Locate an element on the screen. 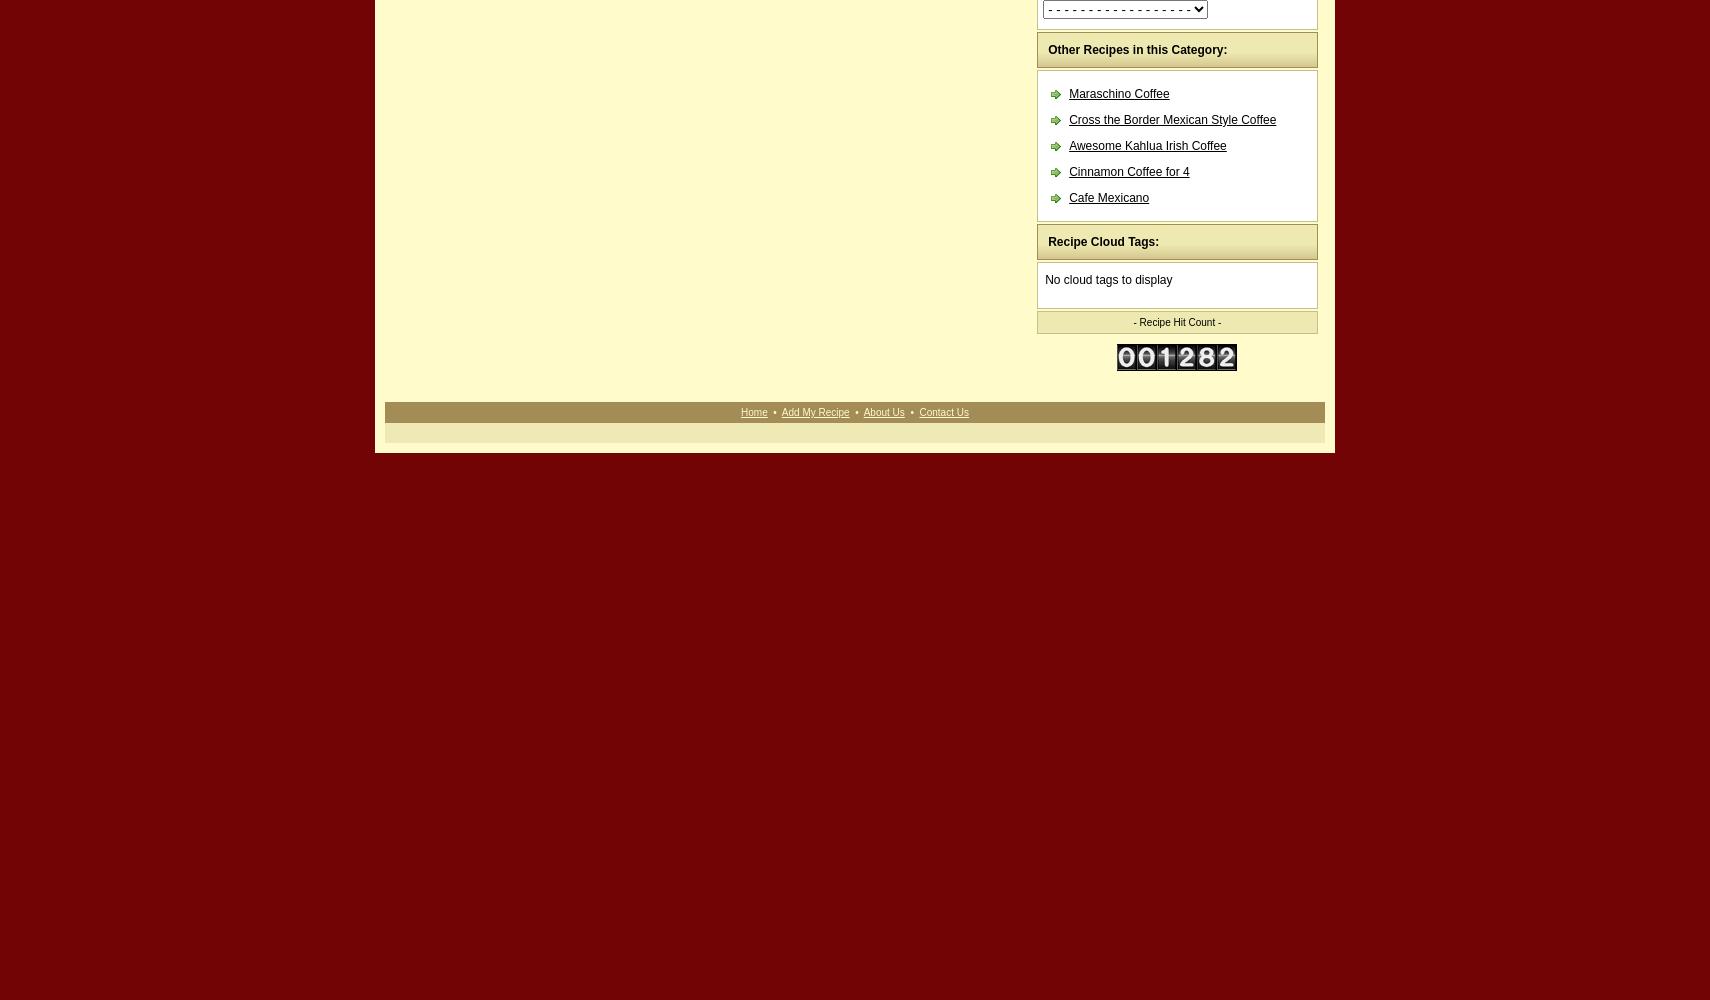 Image resolution: width=1710 pixels, height=1000 pixels. 'About Us' is located at coordinates (882, 412).